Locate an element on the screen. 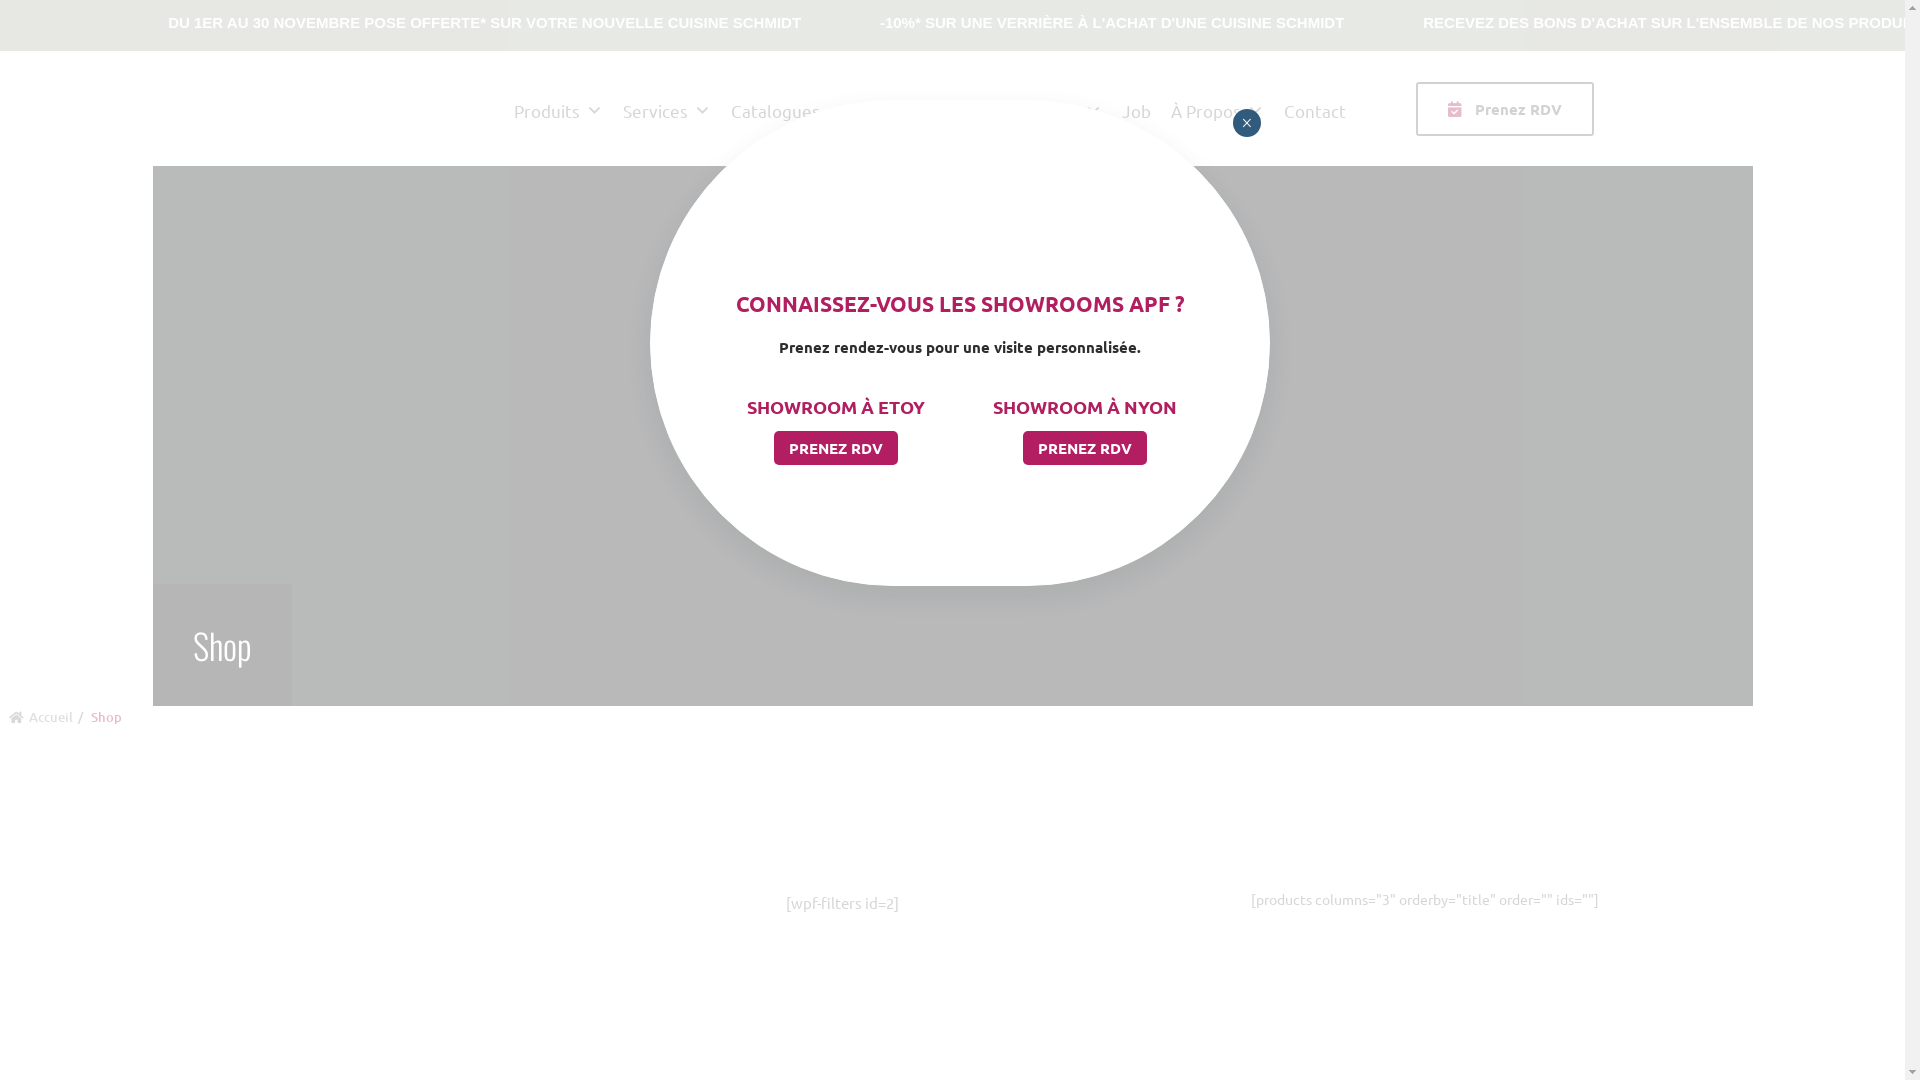 The height and width of the screenshot is (1080, 1920). 'Job' is located at coordinates (1136, 108).